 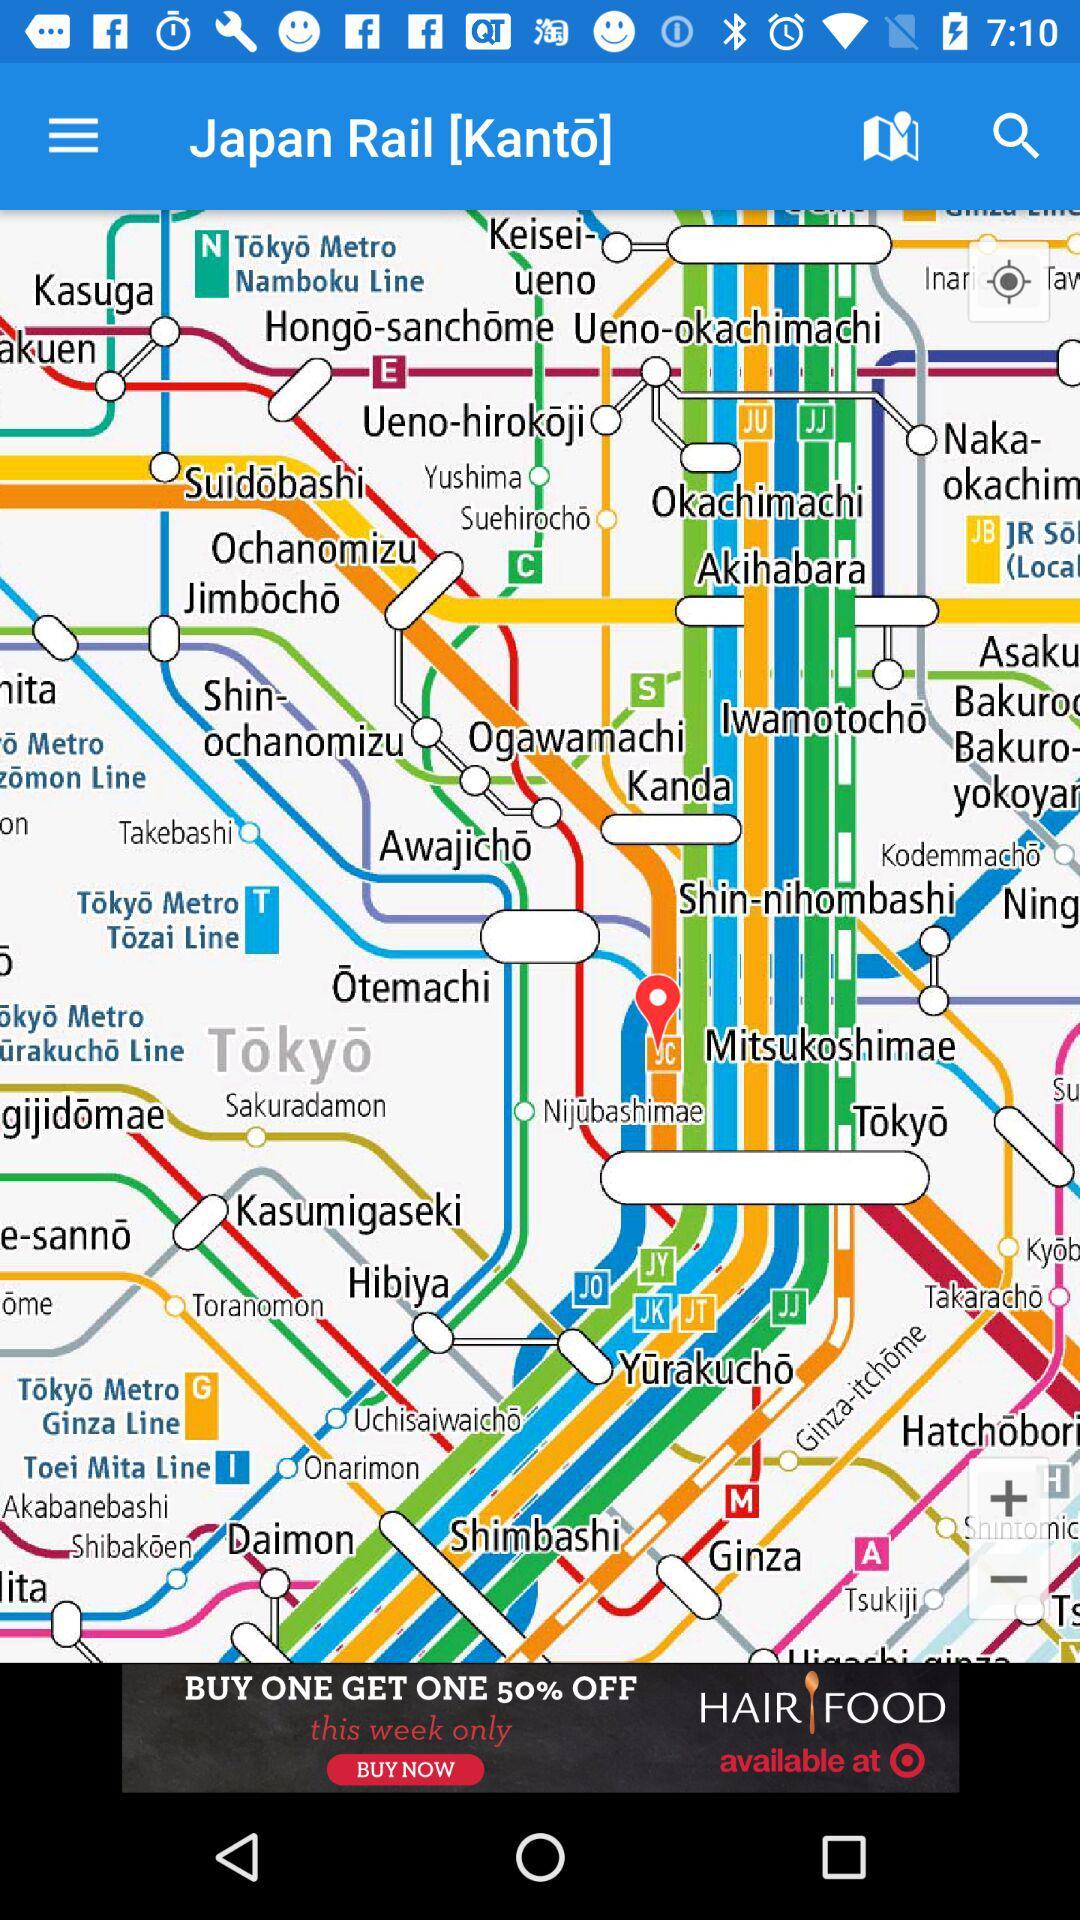 I want to click on zoom out, so click(x=1008, y=1578).